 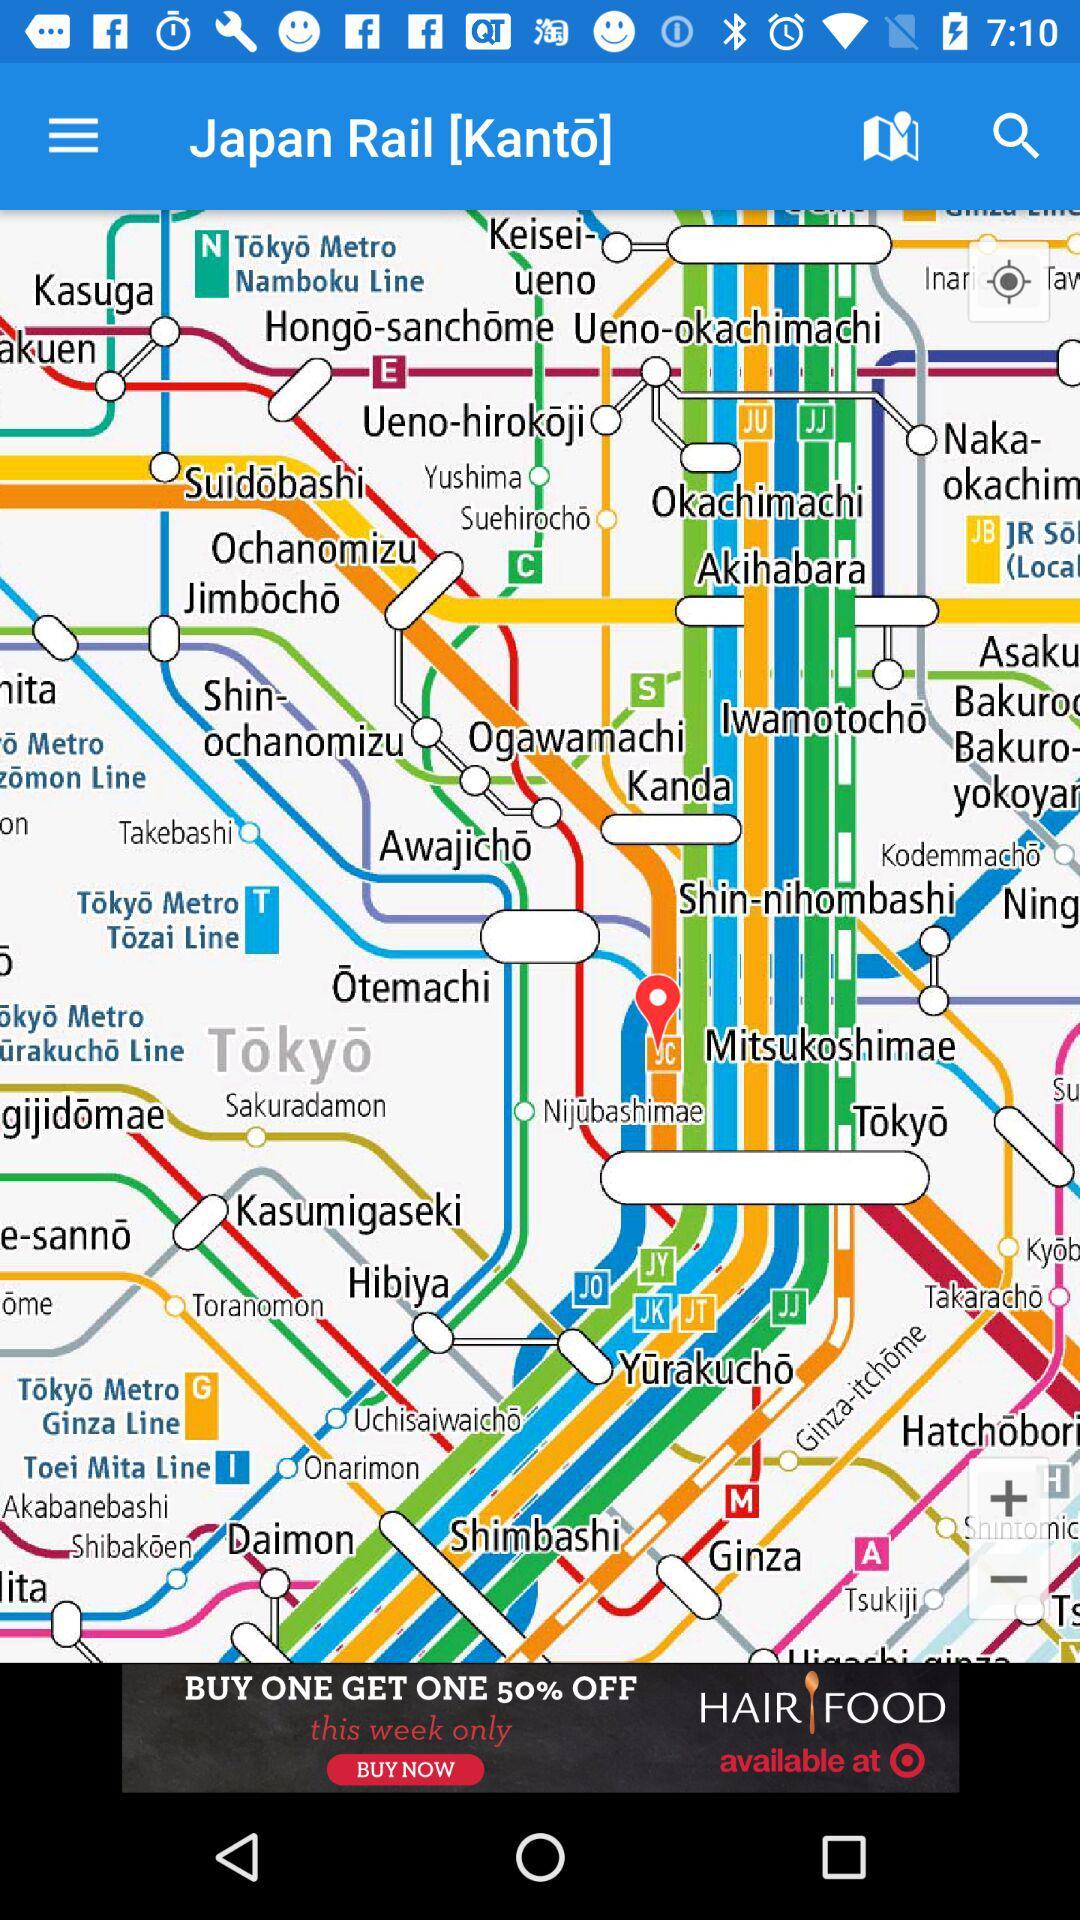 I want to click on zoom out, so click(x=1008, y=1578).